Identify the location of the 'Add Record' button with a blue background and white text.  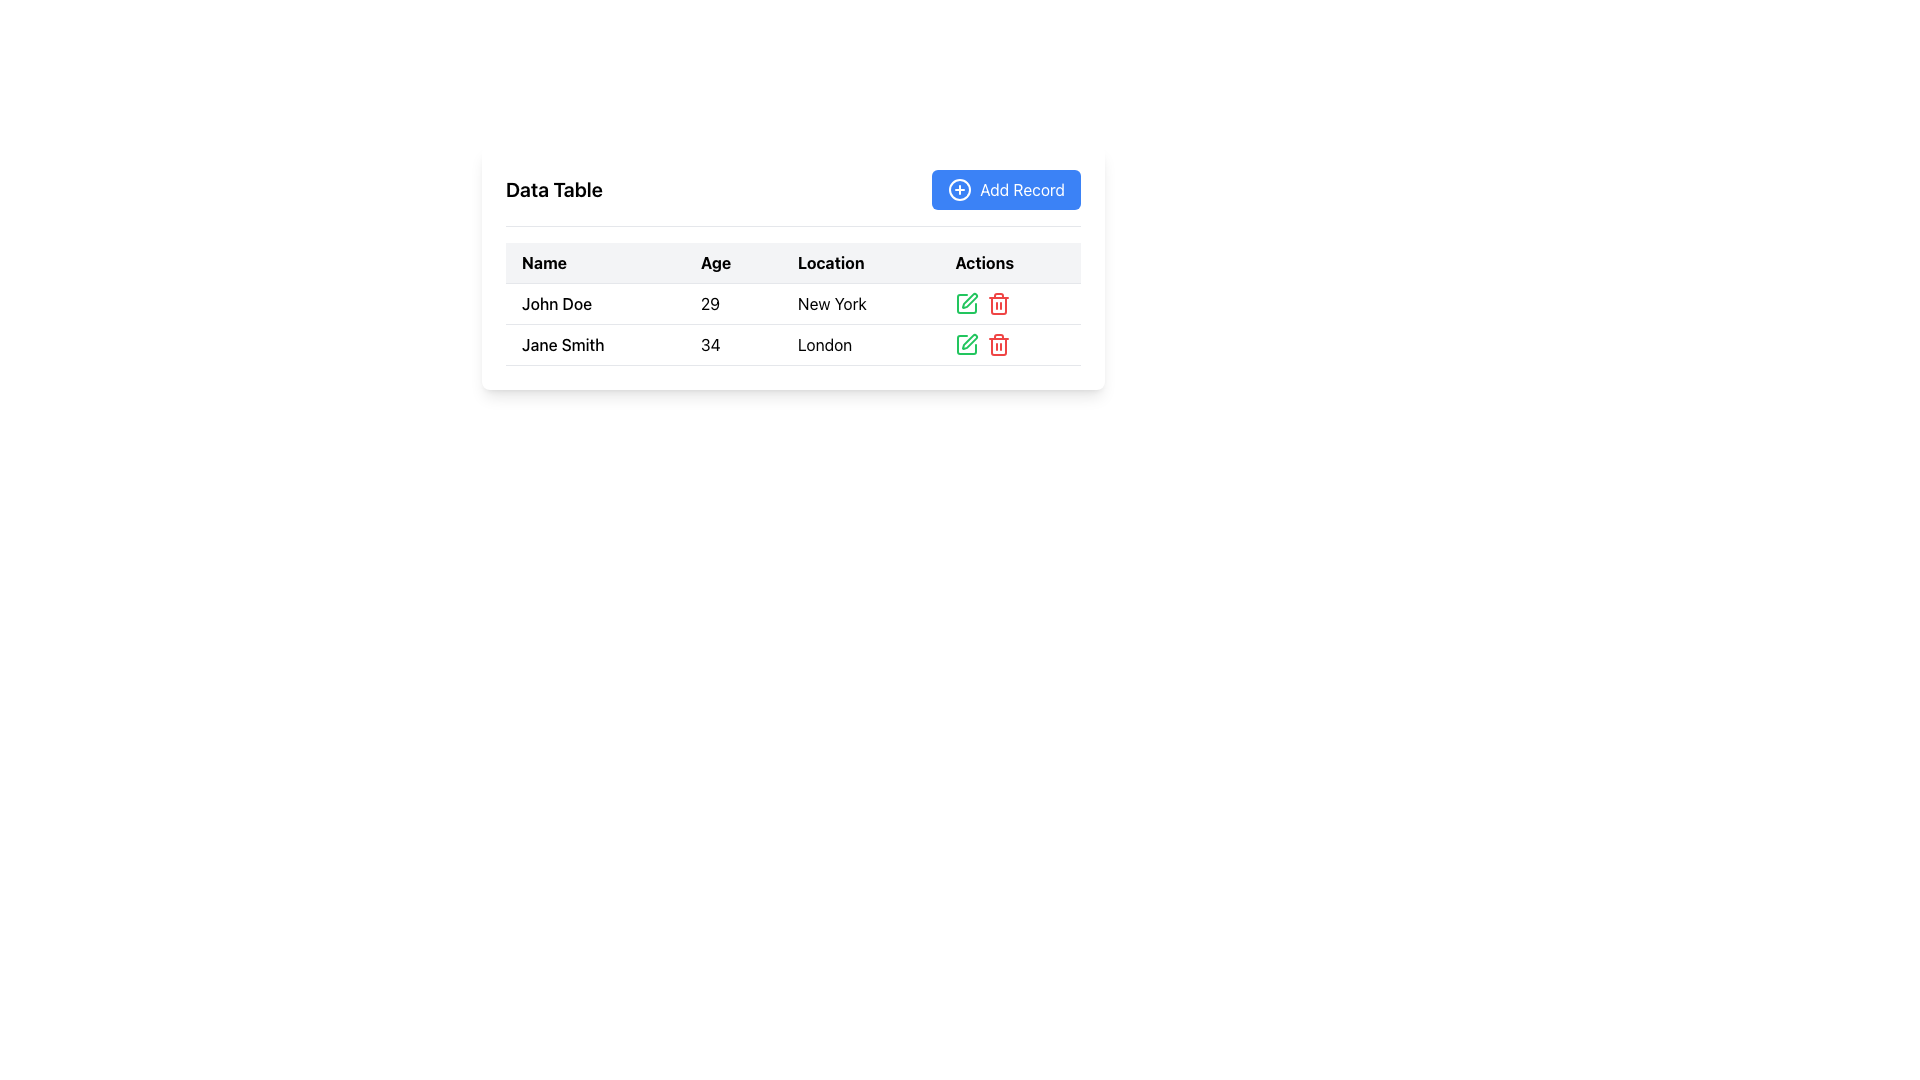
(1006, 189).